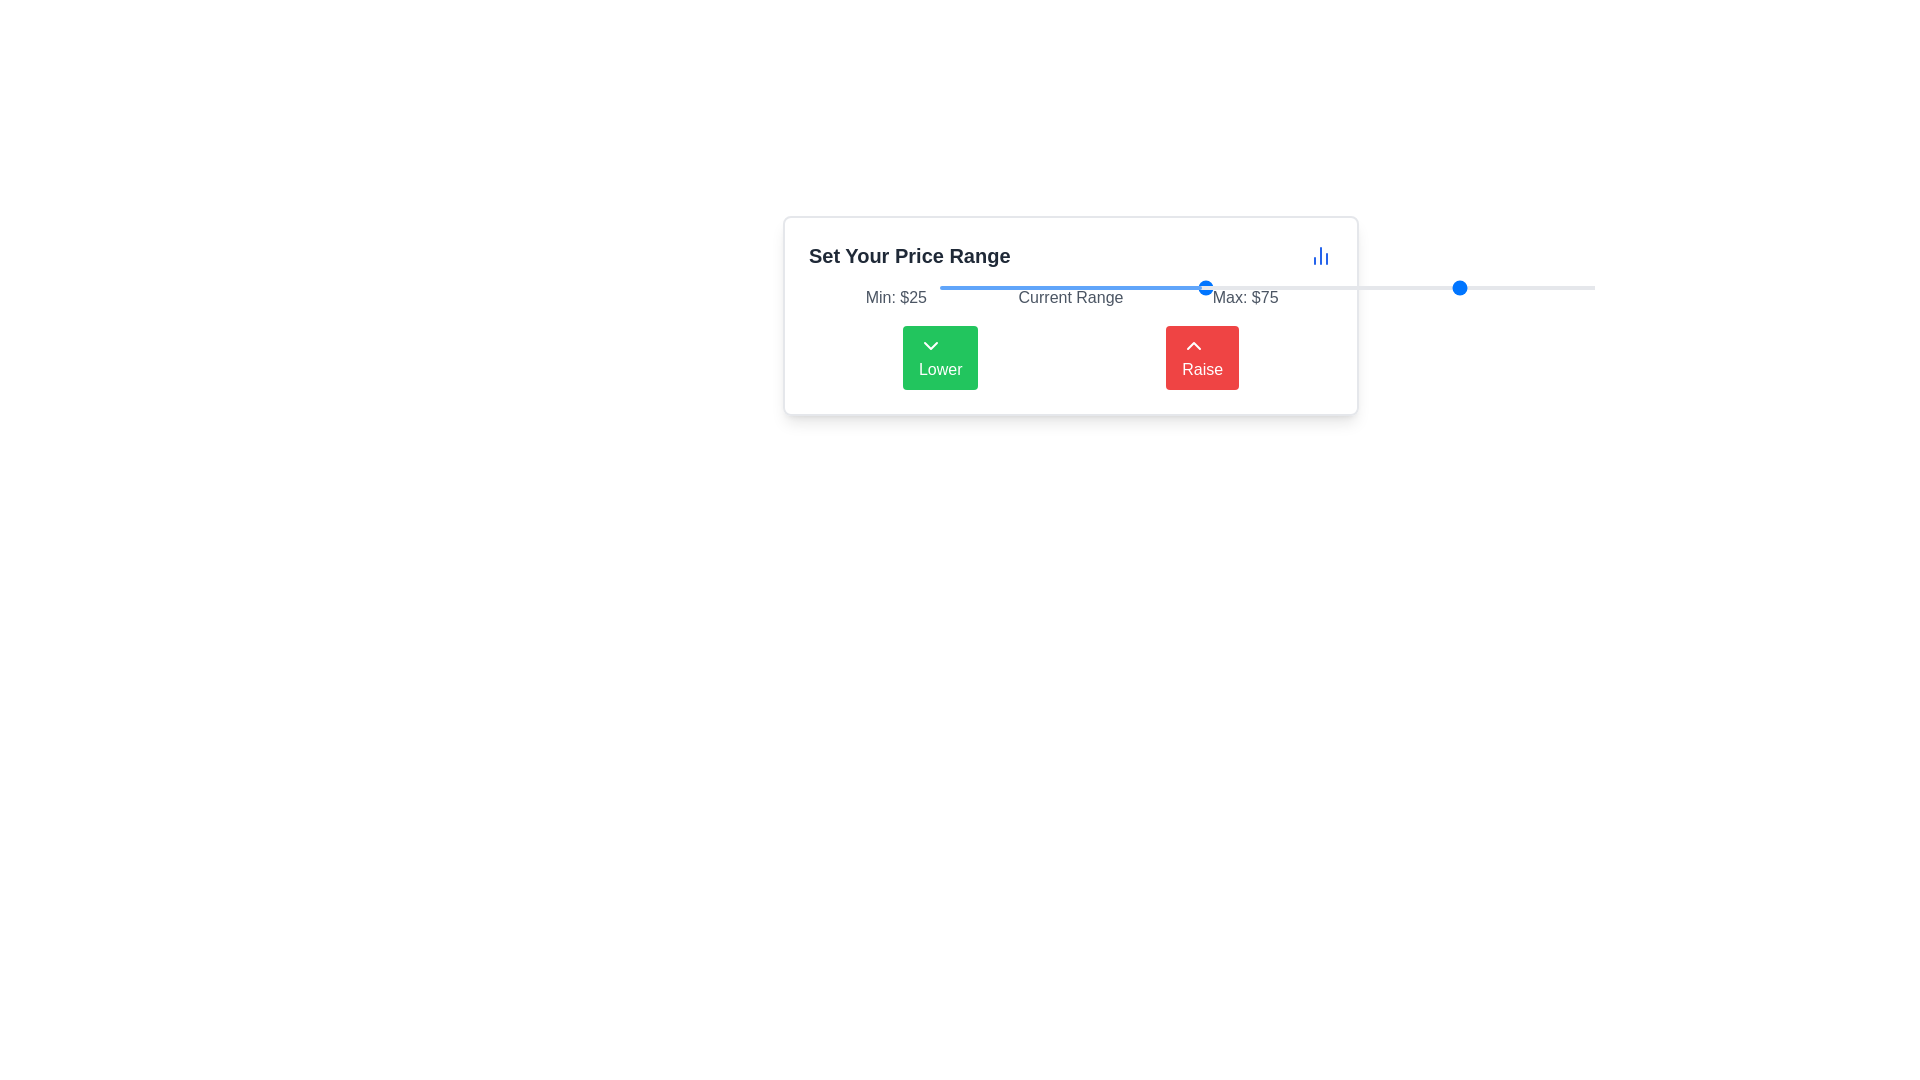  Describe the element at coordinates (1320, 254) in the screenshot. I see `the chart icon in the header section titled 'Set Your Price Range', which is a non-interactive graphical element composed of three vertical blue bars arranged side by side` at that location.